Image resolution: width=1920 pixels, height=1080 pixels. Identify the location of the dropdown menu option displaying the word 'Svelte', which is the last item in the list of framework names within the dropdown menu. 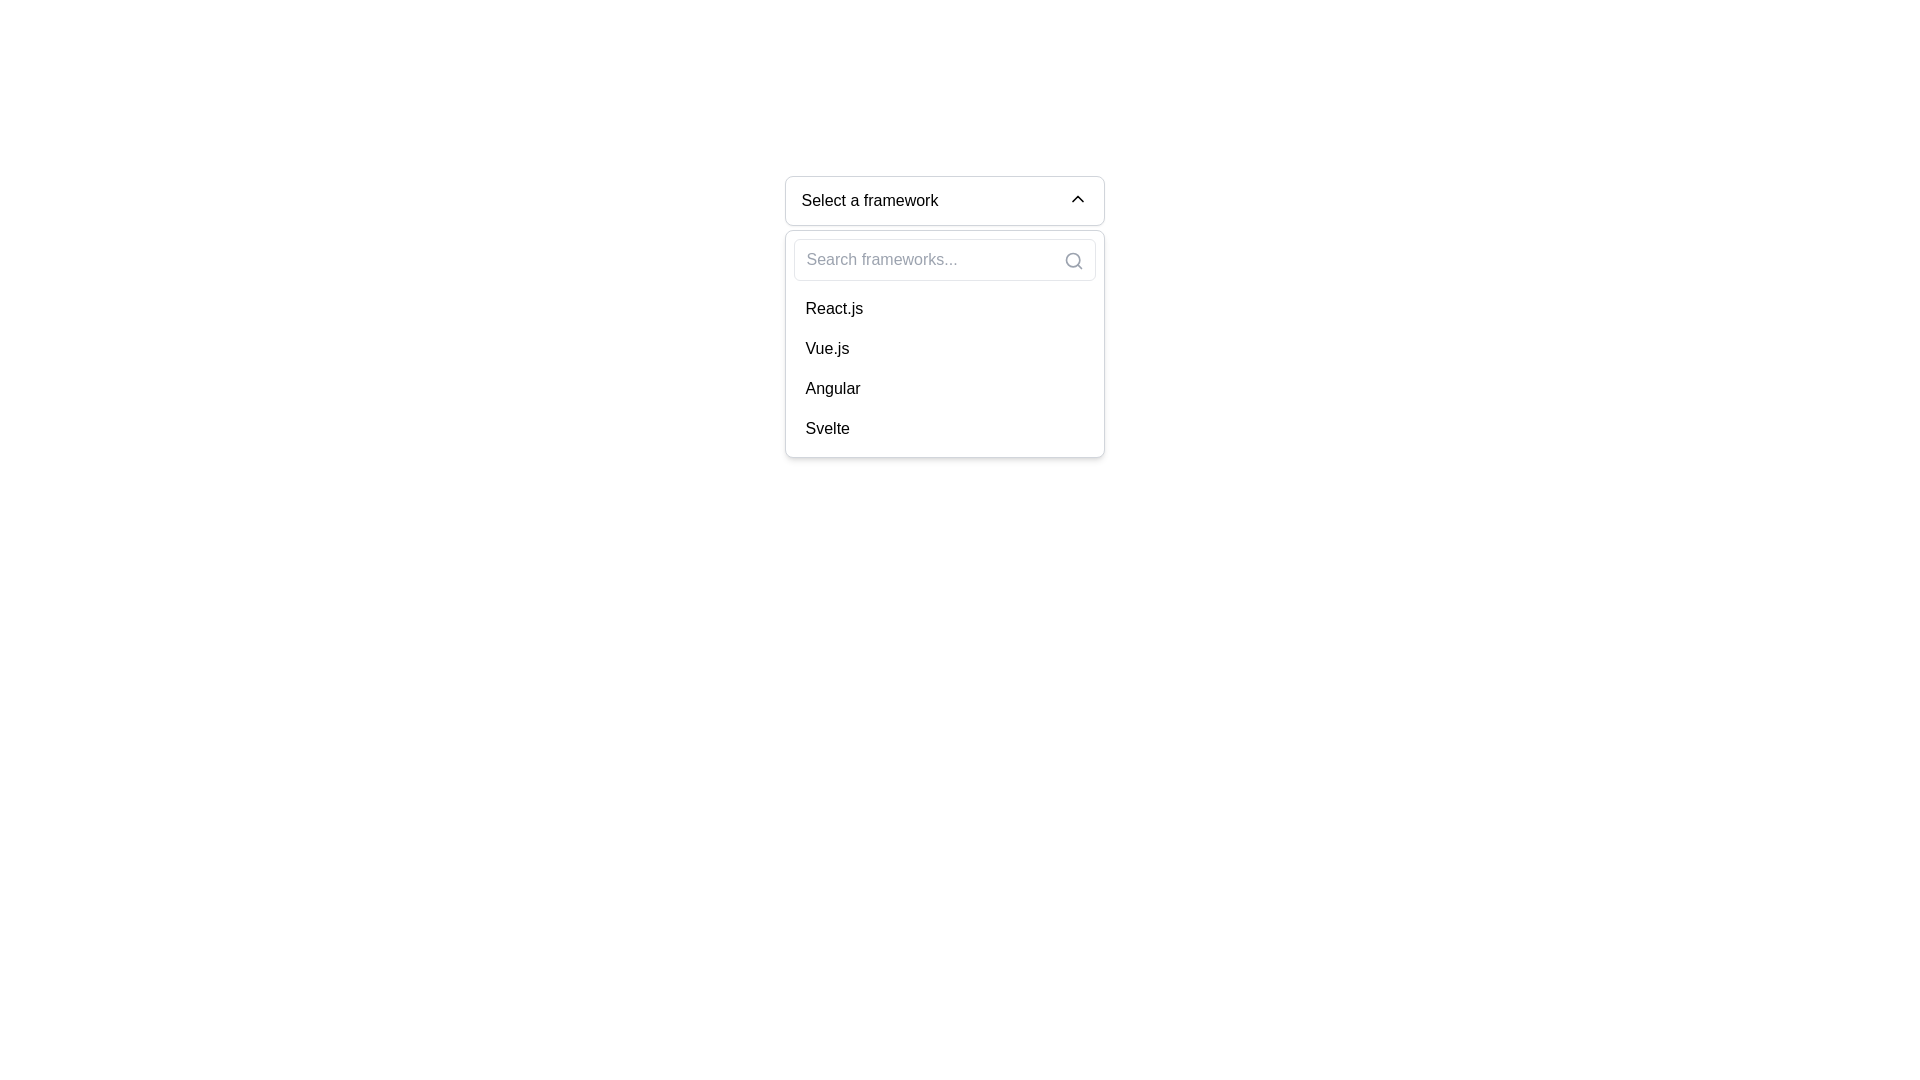
(943, 427).